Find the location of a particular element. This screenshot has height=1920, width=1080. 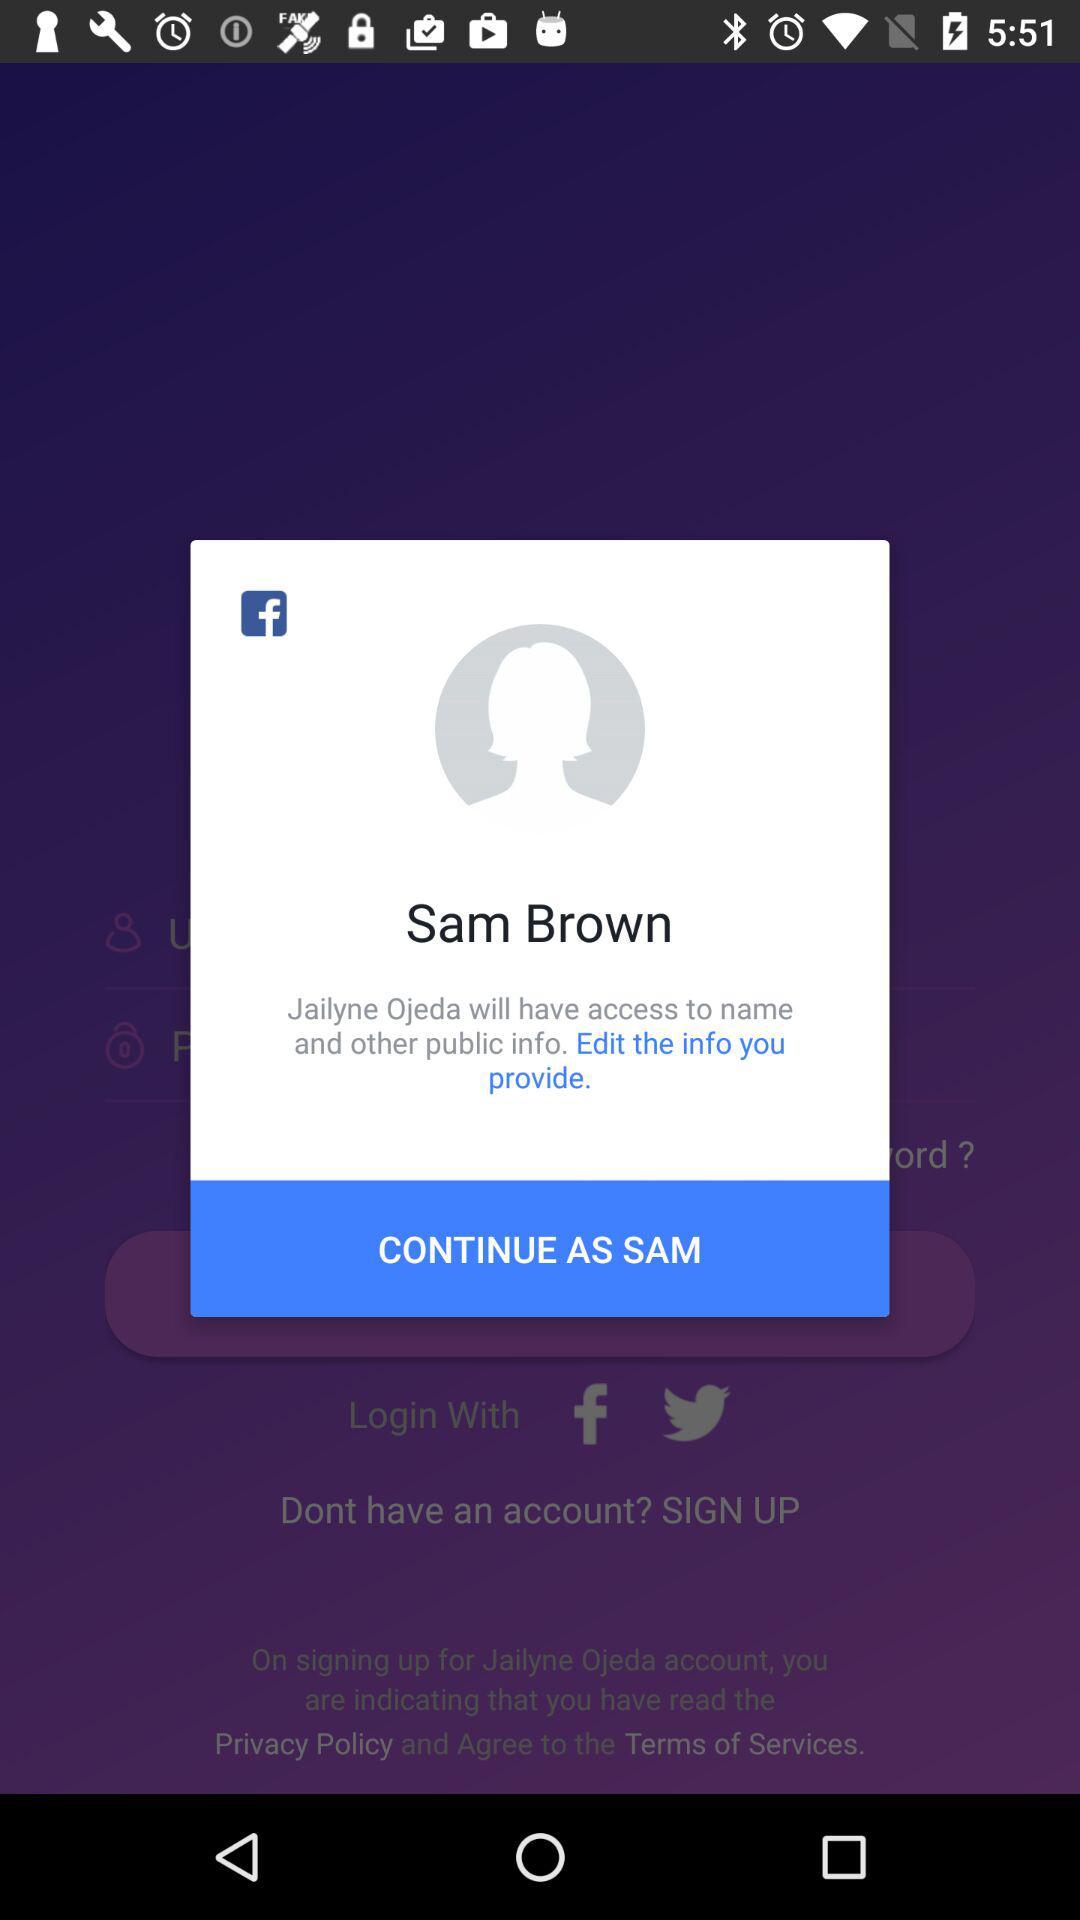

the item below sam brown item is located at coordinates (540, 1041).